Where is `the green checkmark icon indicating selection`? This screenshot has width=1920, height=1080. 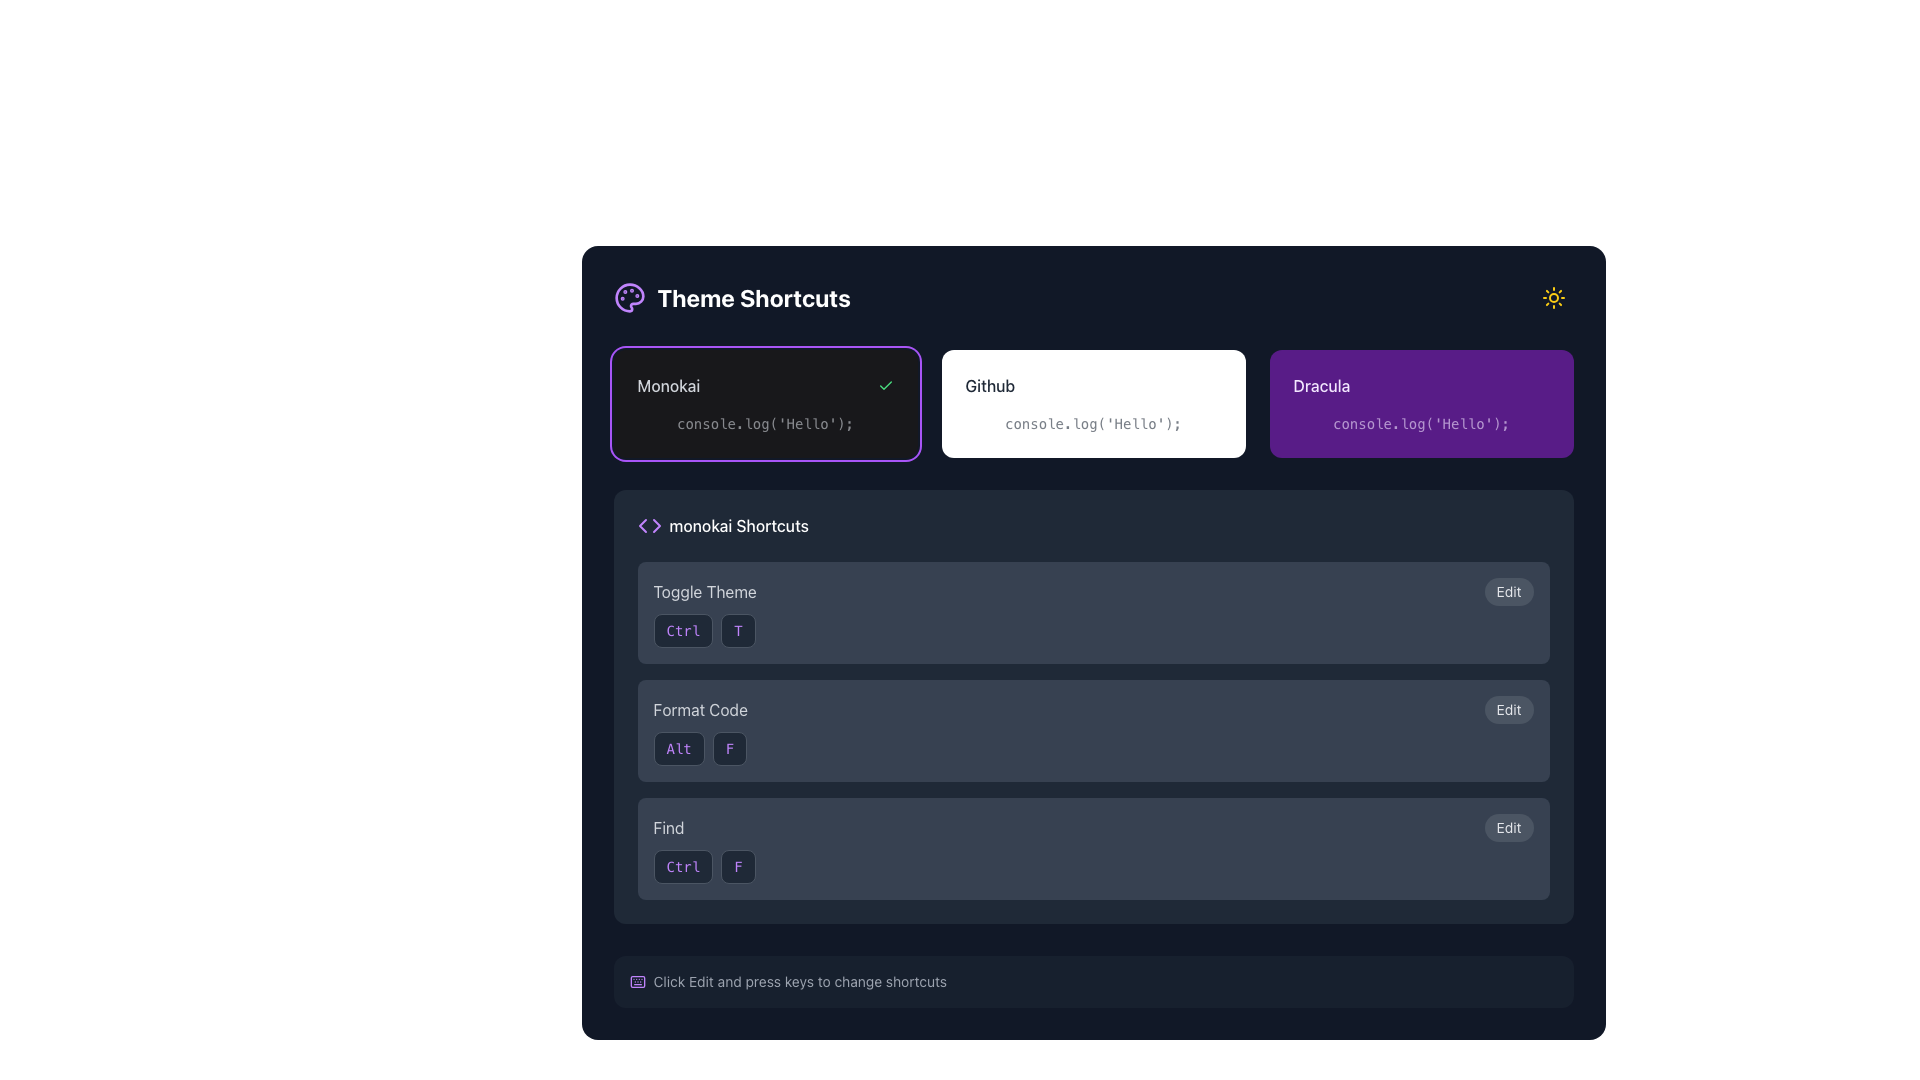 the green checkmark icon indicating selection is located at coordinates (884, 385).